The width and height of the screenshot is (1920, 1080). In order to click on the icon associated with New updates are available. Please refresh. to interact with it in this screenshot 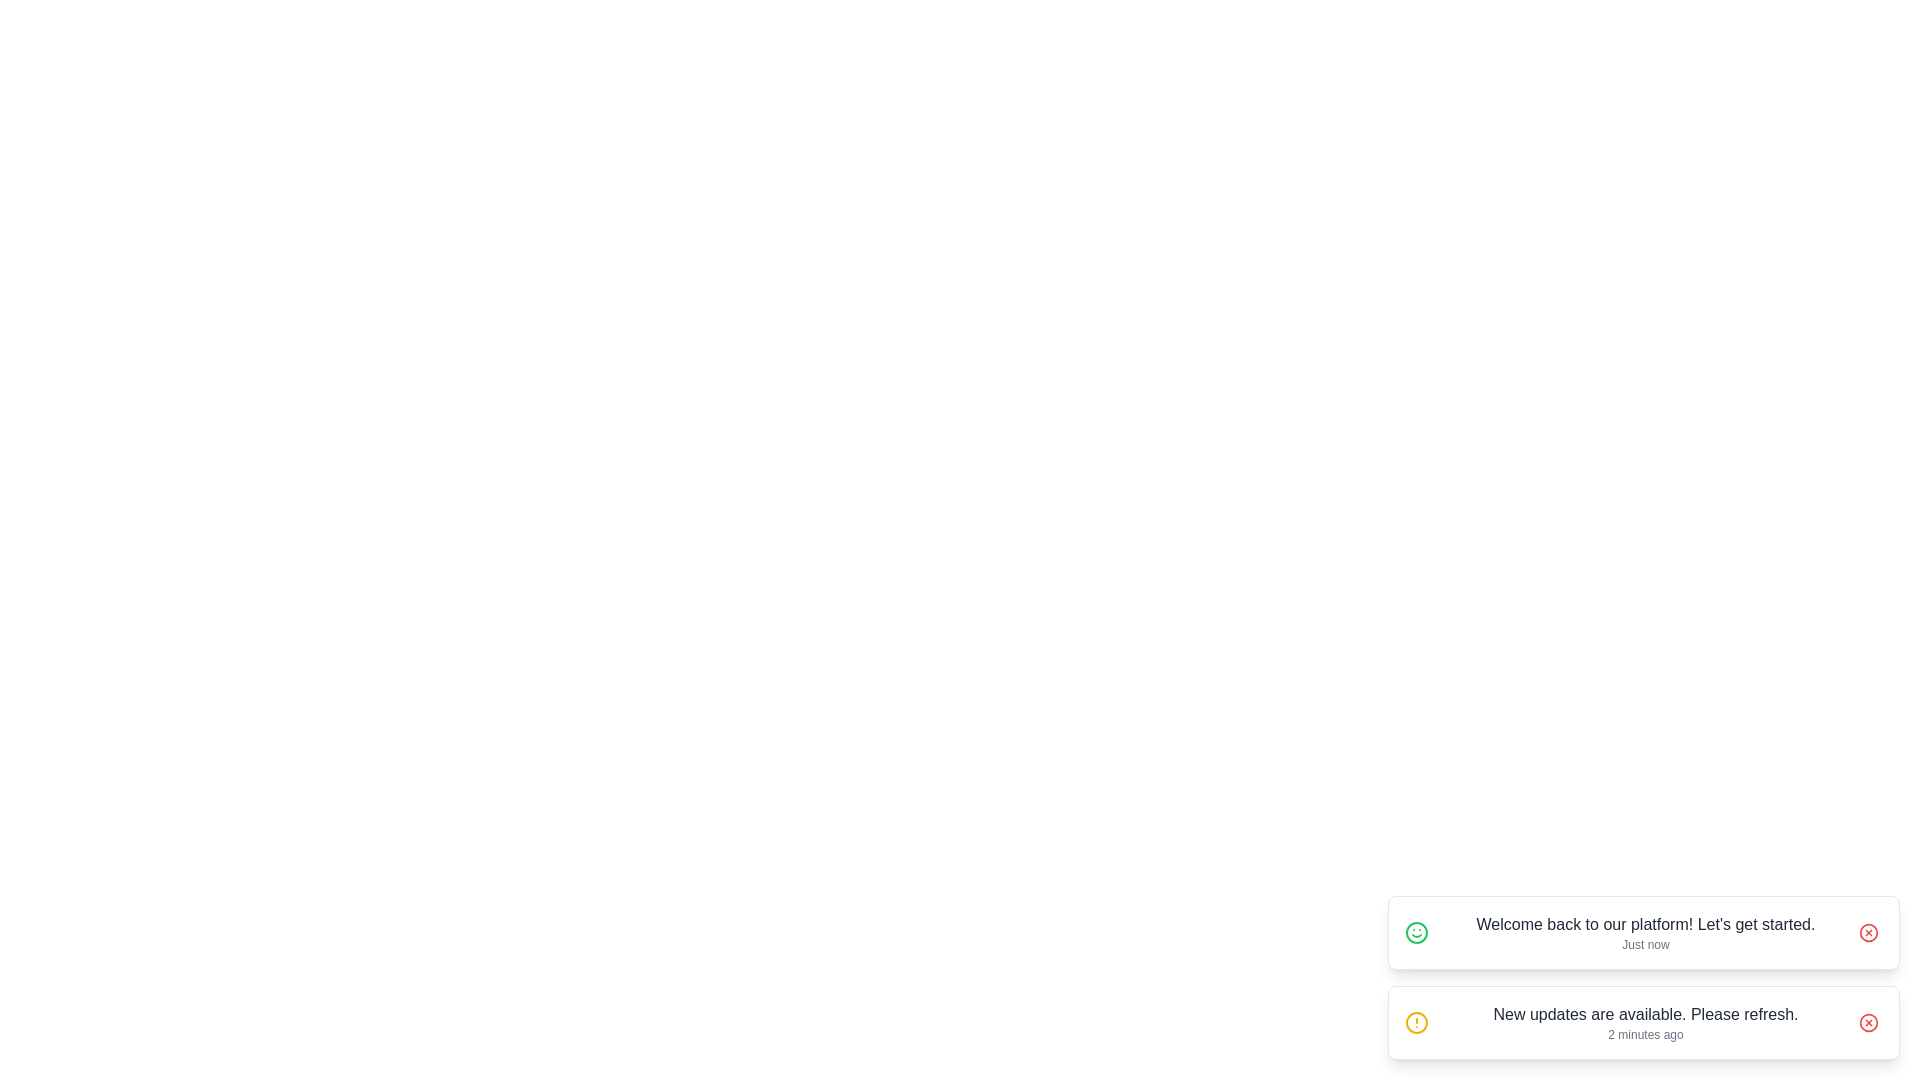, I will do `click(1415, 1022)`.